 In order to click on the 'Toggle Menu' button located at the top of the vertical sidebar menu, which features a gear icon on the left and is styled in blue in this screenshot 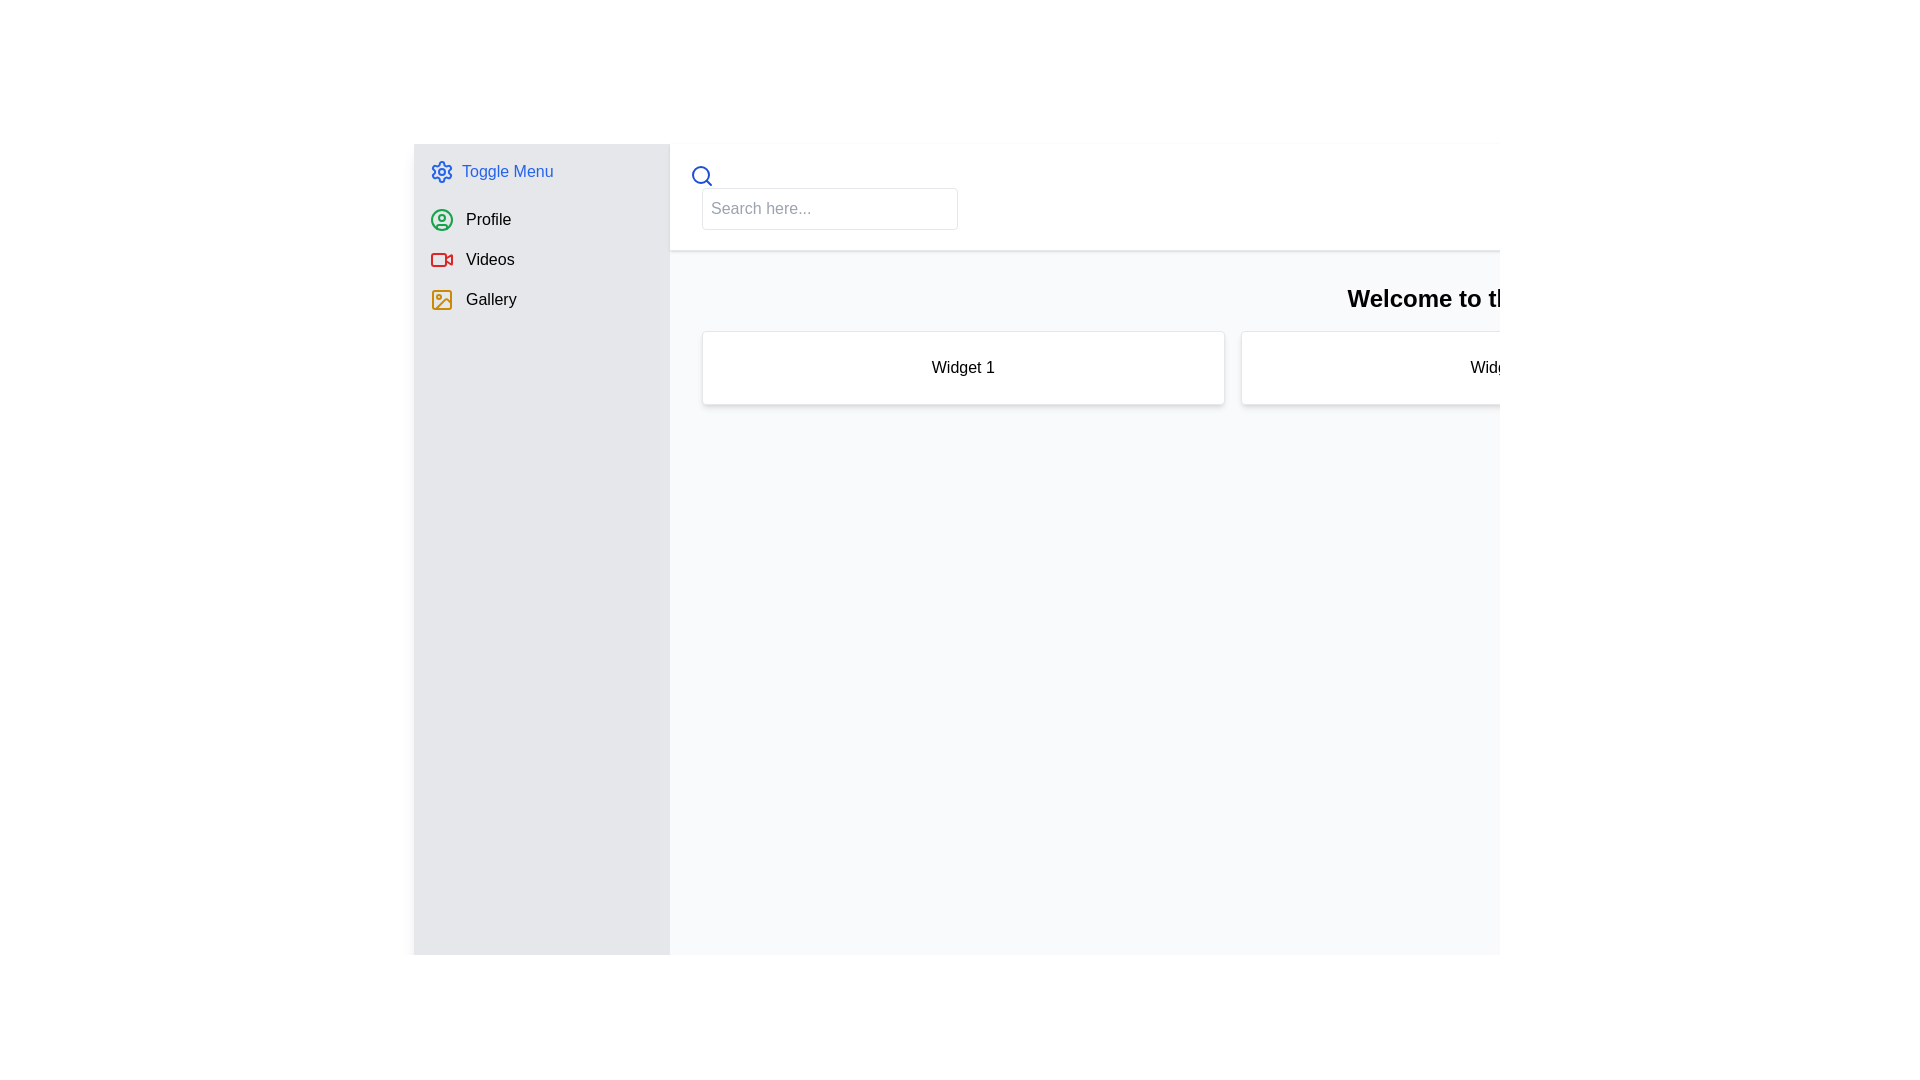, I will do `click(491, 171)`.